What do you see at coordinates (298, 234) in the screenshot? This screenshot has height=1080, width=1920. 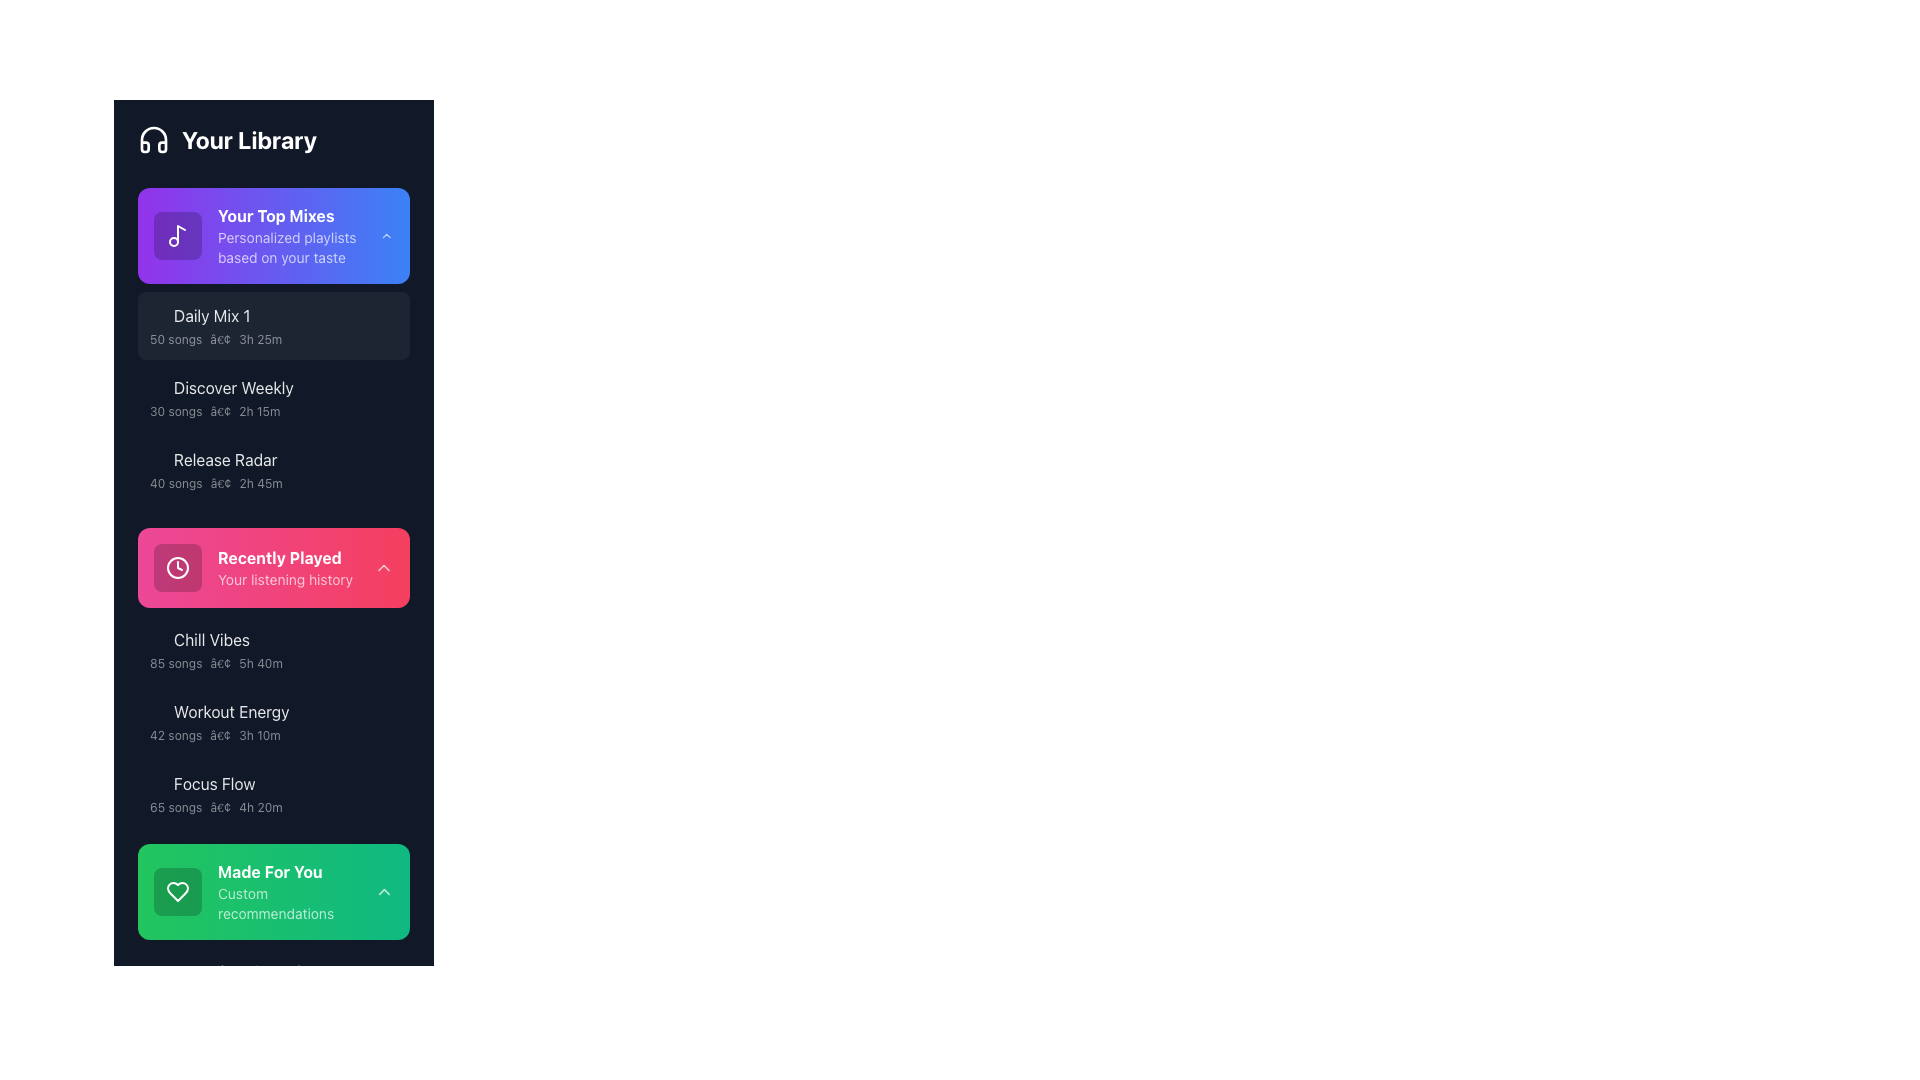 I see `text block titled 'Your Top Mixes' with subtitle 'Personalized playlists based on your taste' located in the top-left quadrant of the interface, part of a card-like UI with a purple background` at bounding box center [298, 234].